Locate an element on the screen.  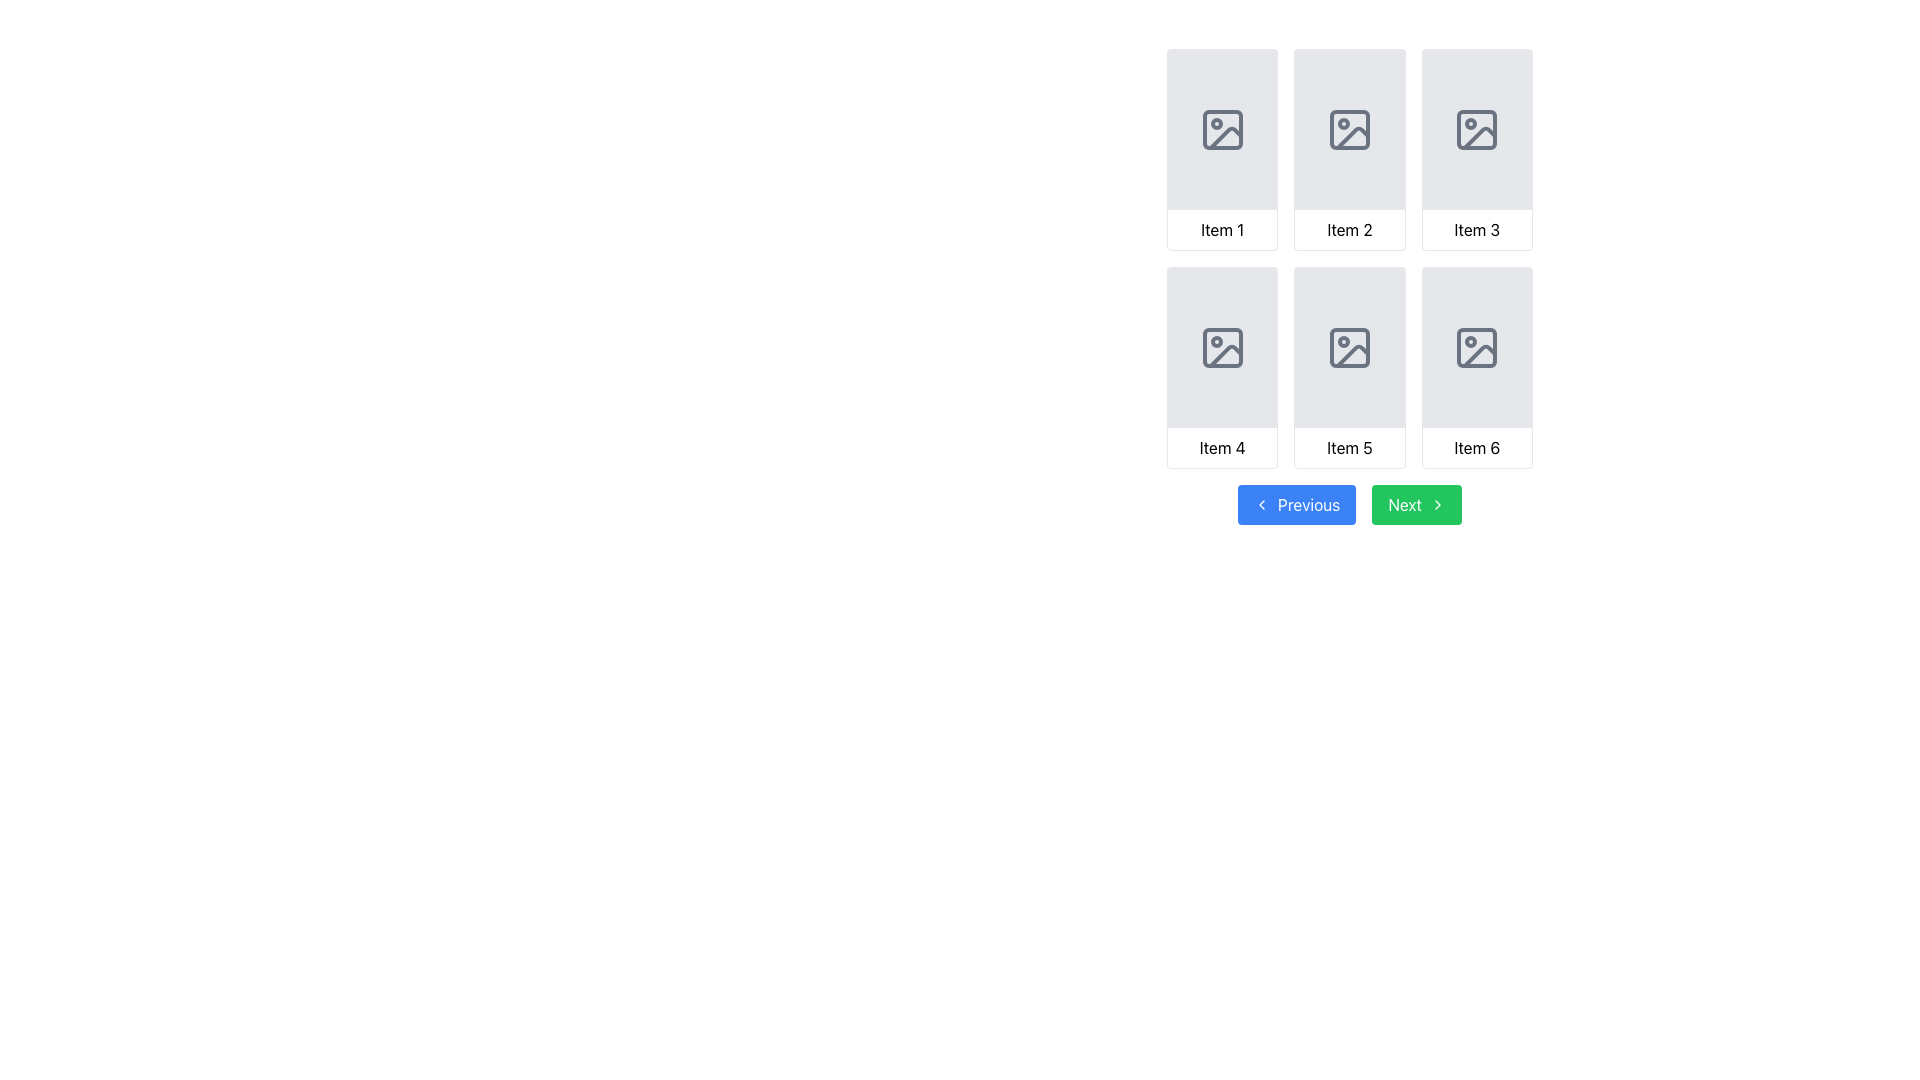
the gray rectangle with rounded corners located in the top-left image placeholder of the grid layout, corresponding to 'Item 1' is located at coordinates (1221, 130).